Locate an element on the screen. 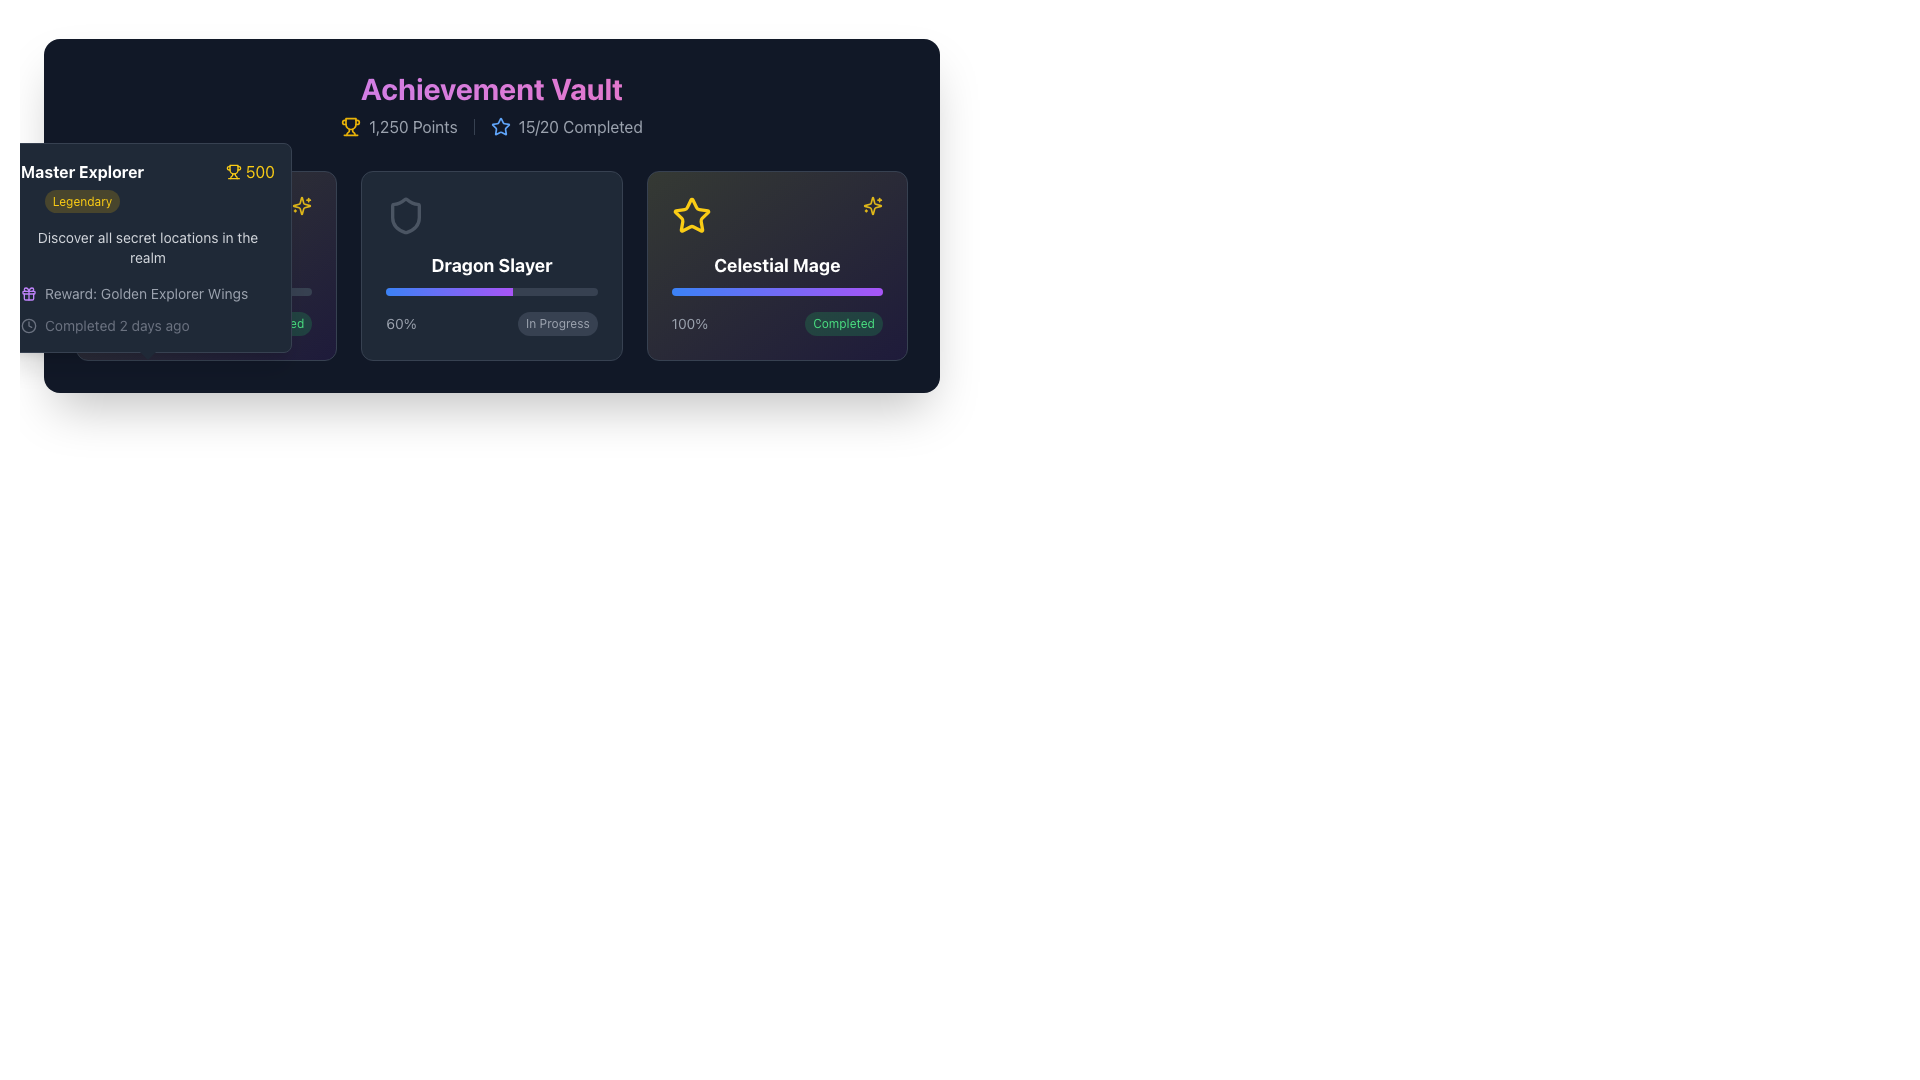 Image resolution: width=1920 pixels, height=1080 pixels. the interactive embedded icons within the header that summarizes achievement-related statistics for navigation or more details is located at coordinates (491, 104).